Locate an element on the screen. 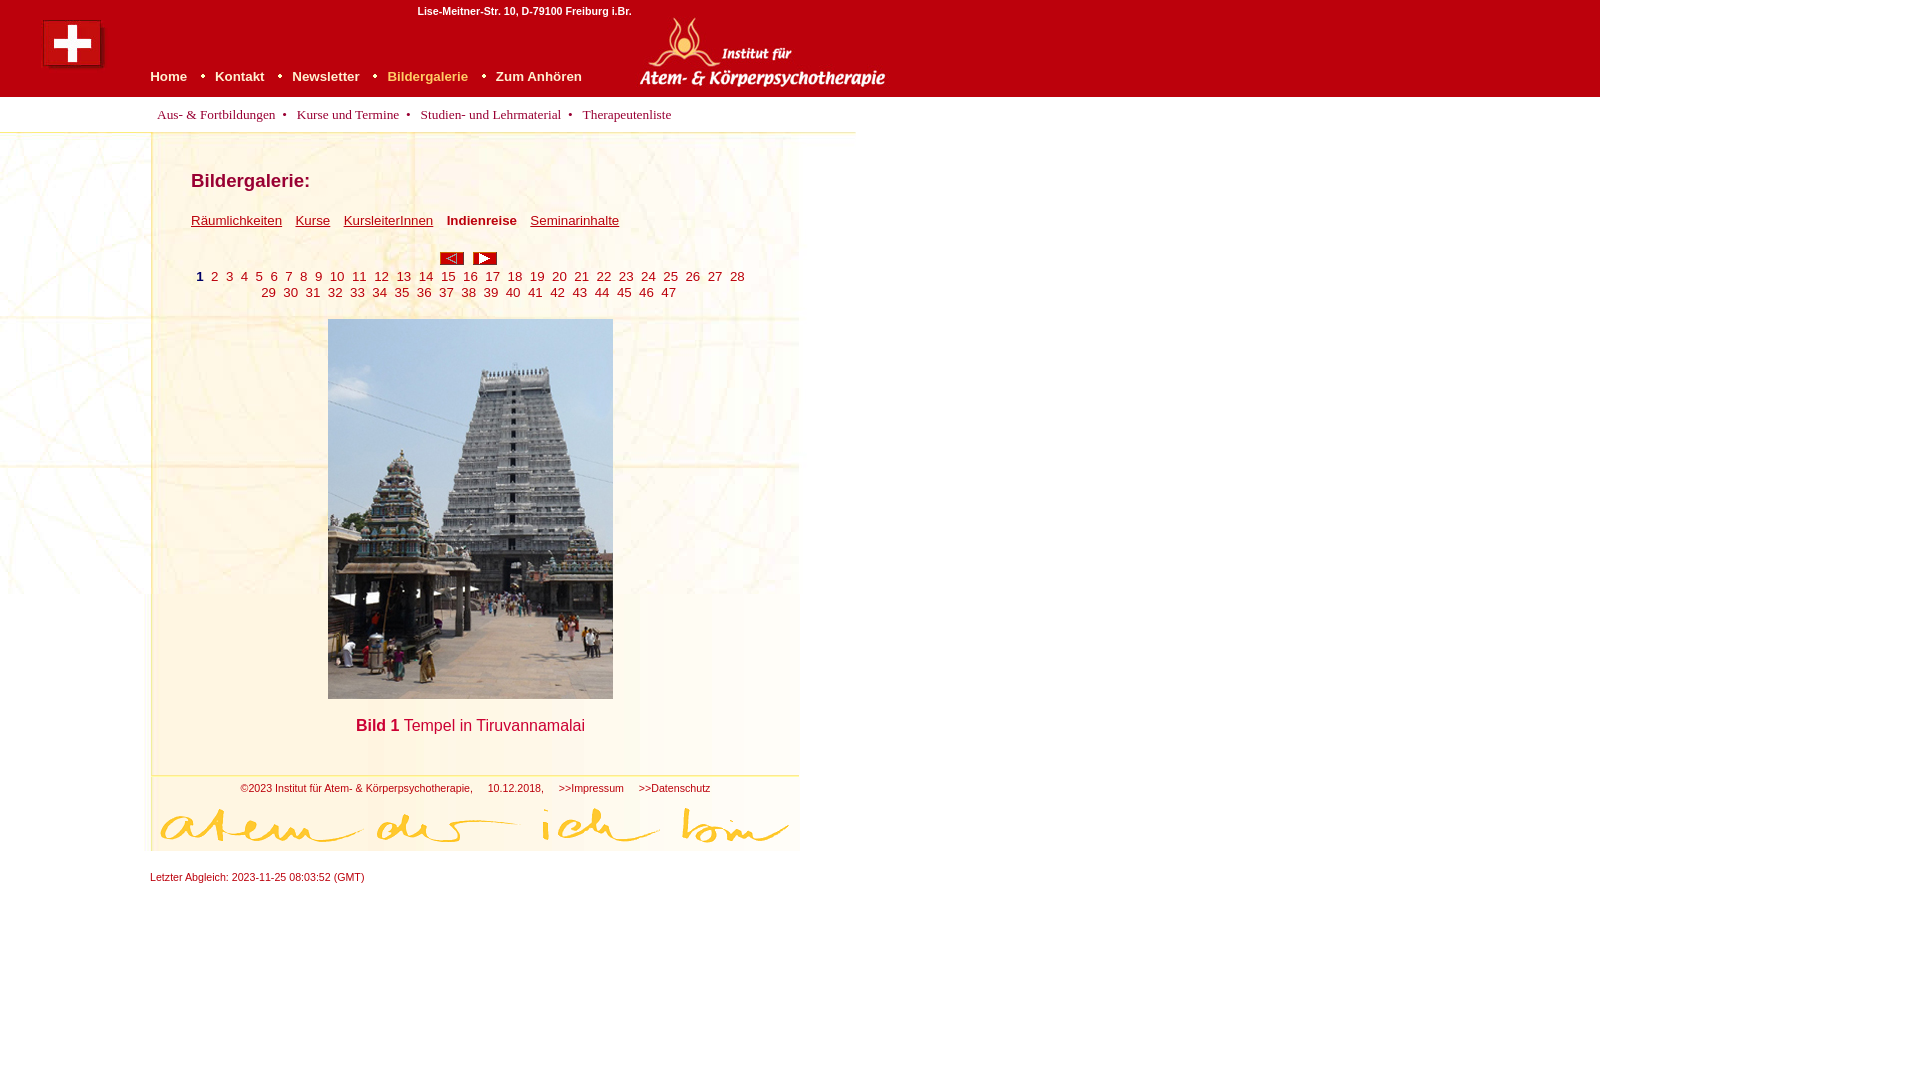 The height and width of the screenshot is (1080, 1920). '37' is located at coordinates (445, 292).